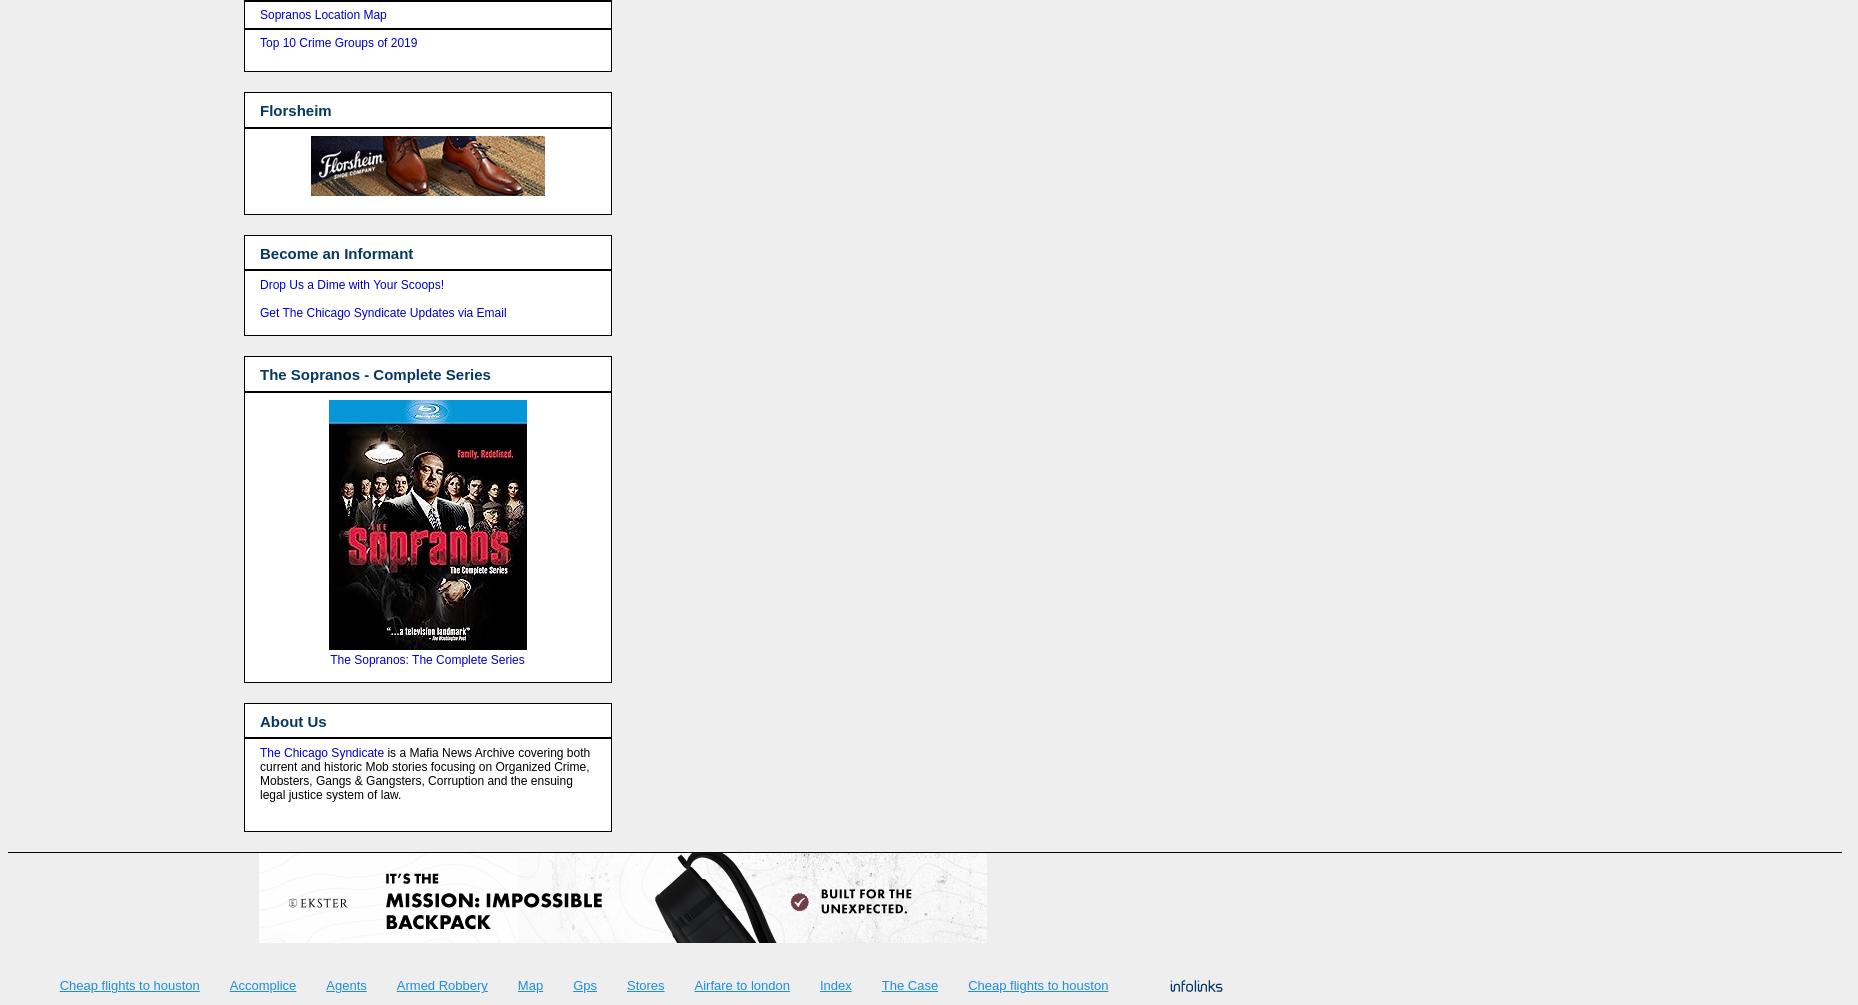 The height and width of the screenshot is (1005, 1858). What do you see at coordinates (440, 984) in the screenshot?
I see `'Armed Robbery'` at bounding box center [440, 984].